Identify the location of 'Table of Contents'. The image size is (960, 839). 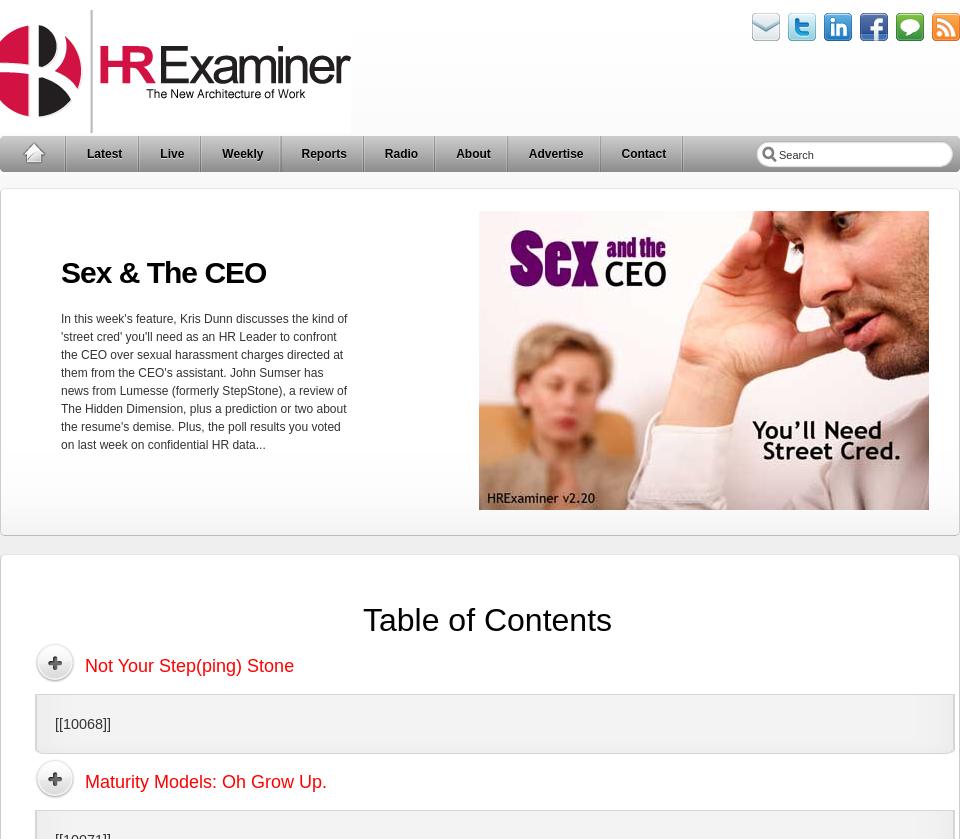
(486, 619).